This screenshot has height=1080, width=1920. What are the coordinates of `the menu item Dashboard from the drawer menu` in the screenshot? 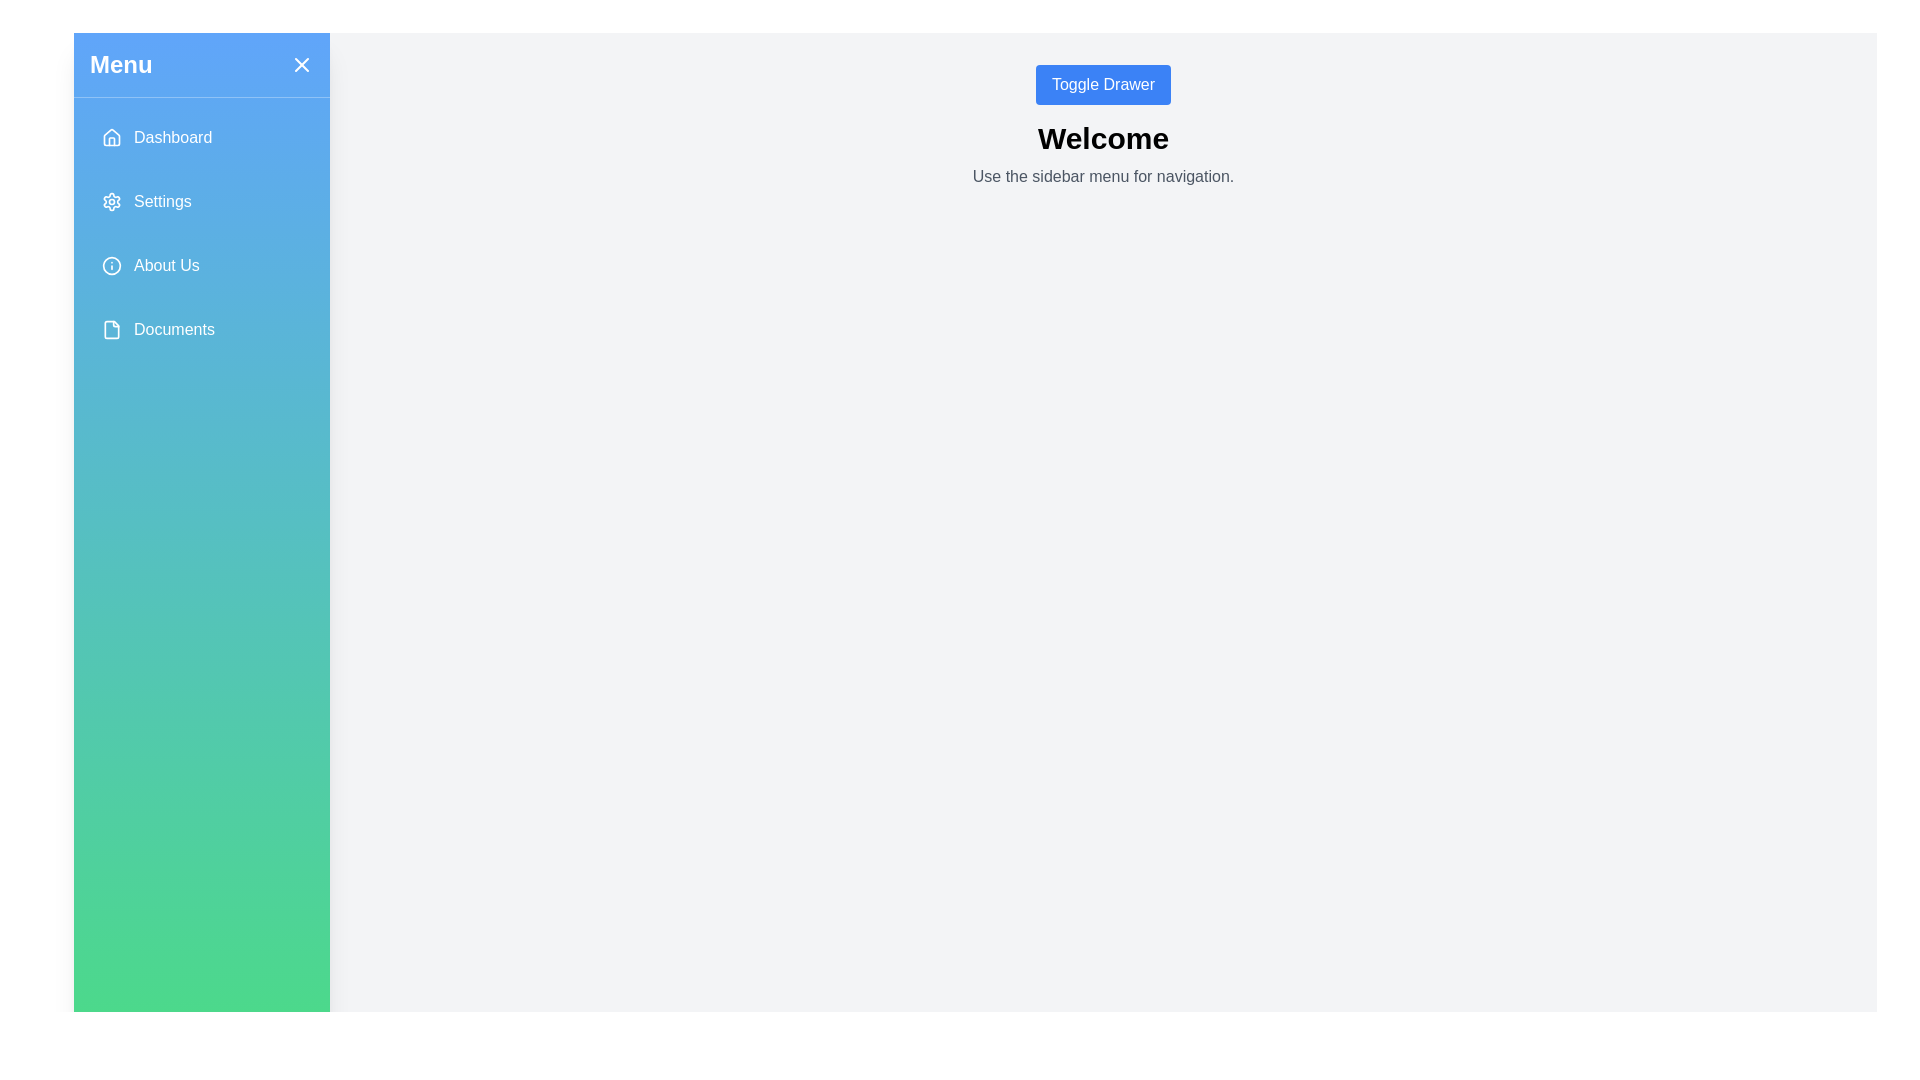 It's located at (201, 137).